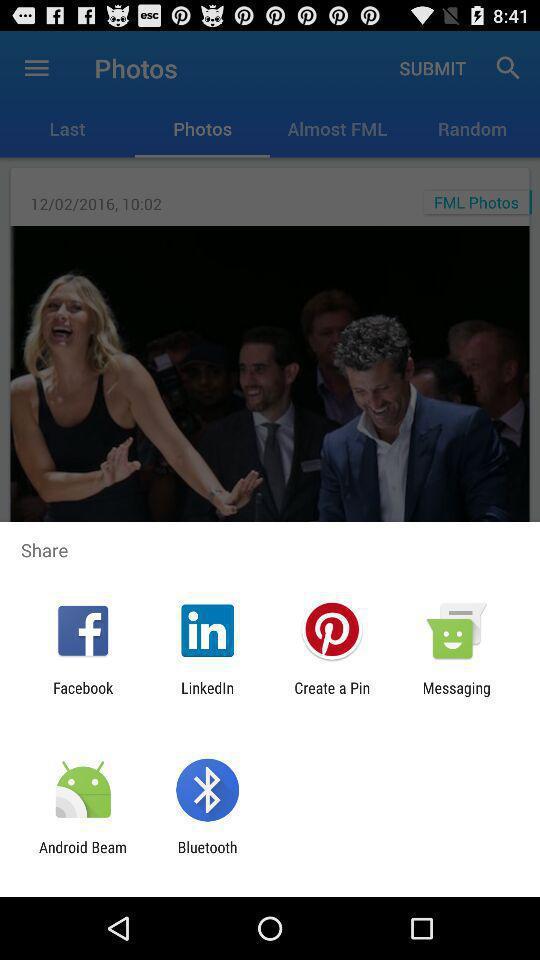 The width and height of the screenshot is (540, 960). I want to click on the icon next to linkedin icon, so click(82, 696).